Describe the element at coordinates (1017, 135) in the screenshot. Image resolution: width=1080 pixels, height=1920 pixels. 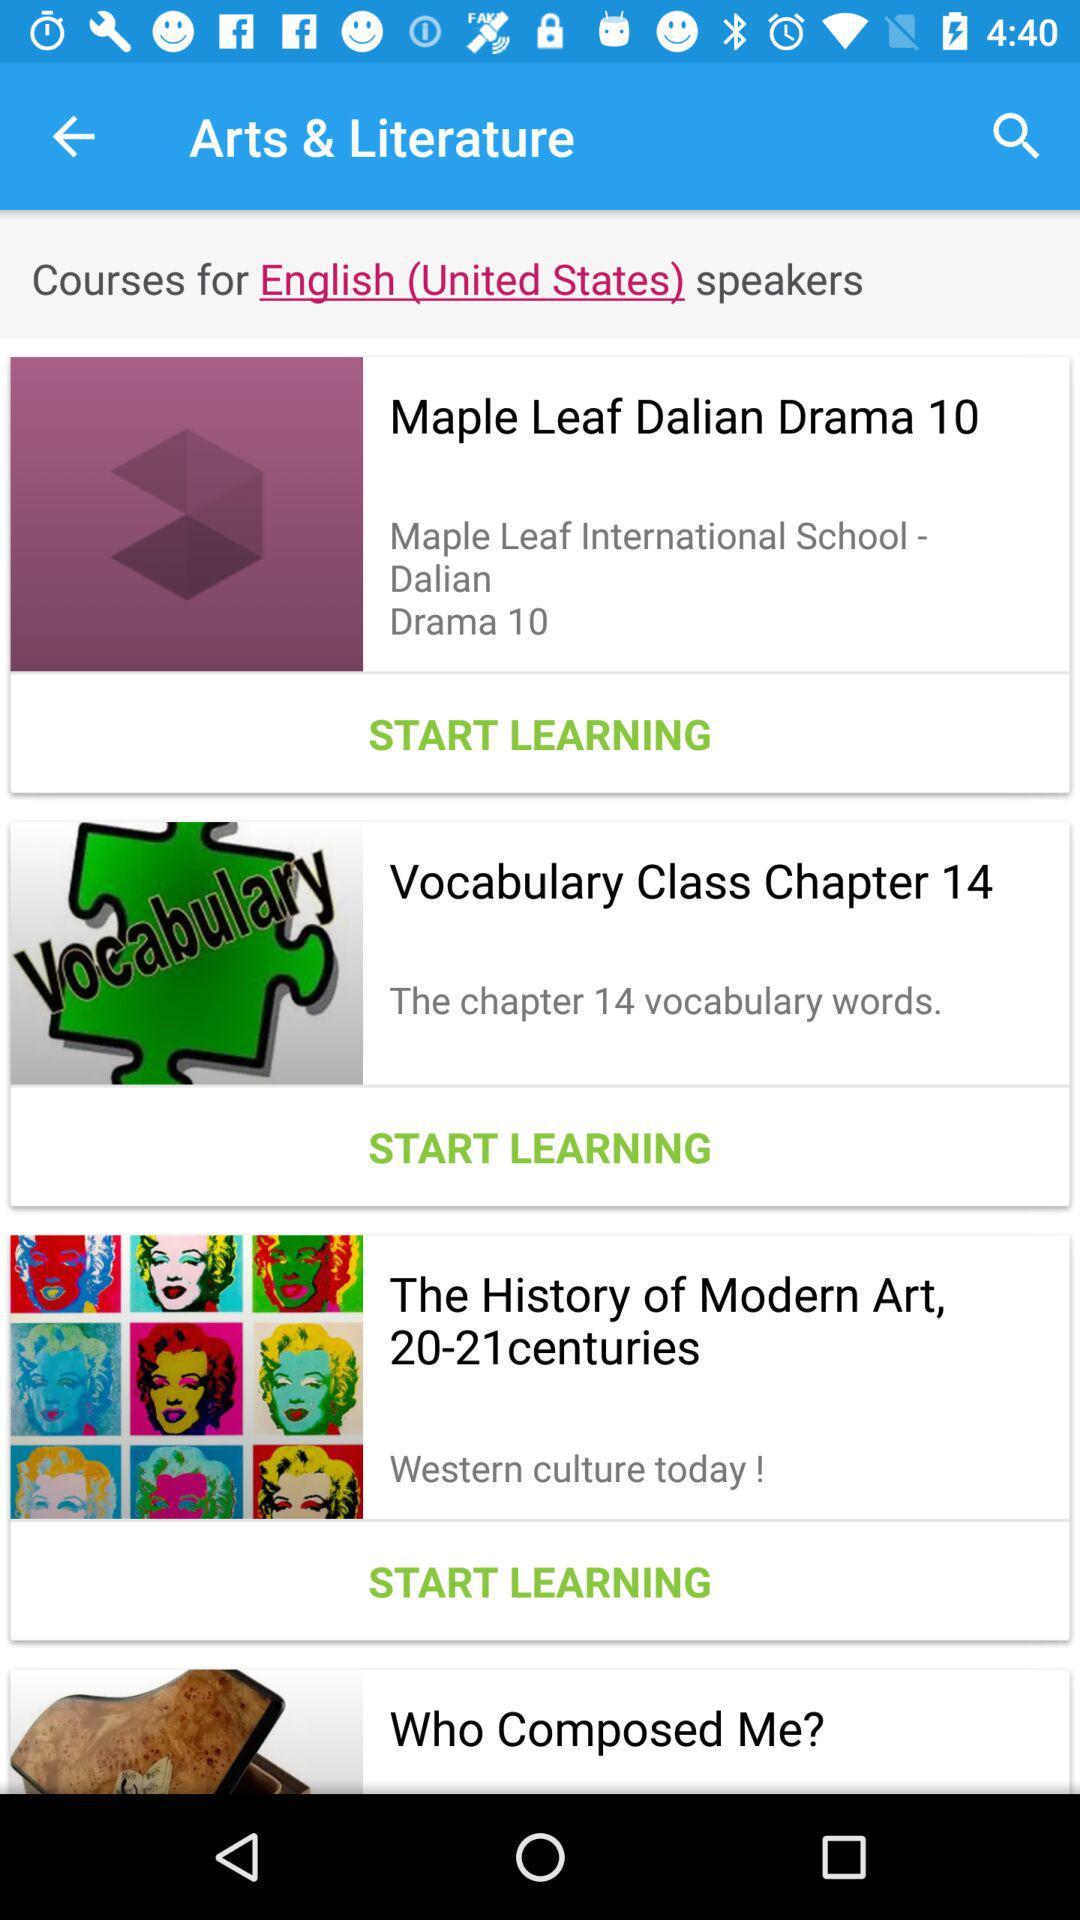
I see `icon to the right of arts & literature` at that location.